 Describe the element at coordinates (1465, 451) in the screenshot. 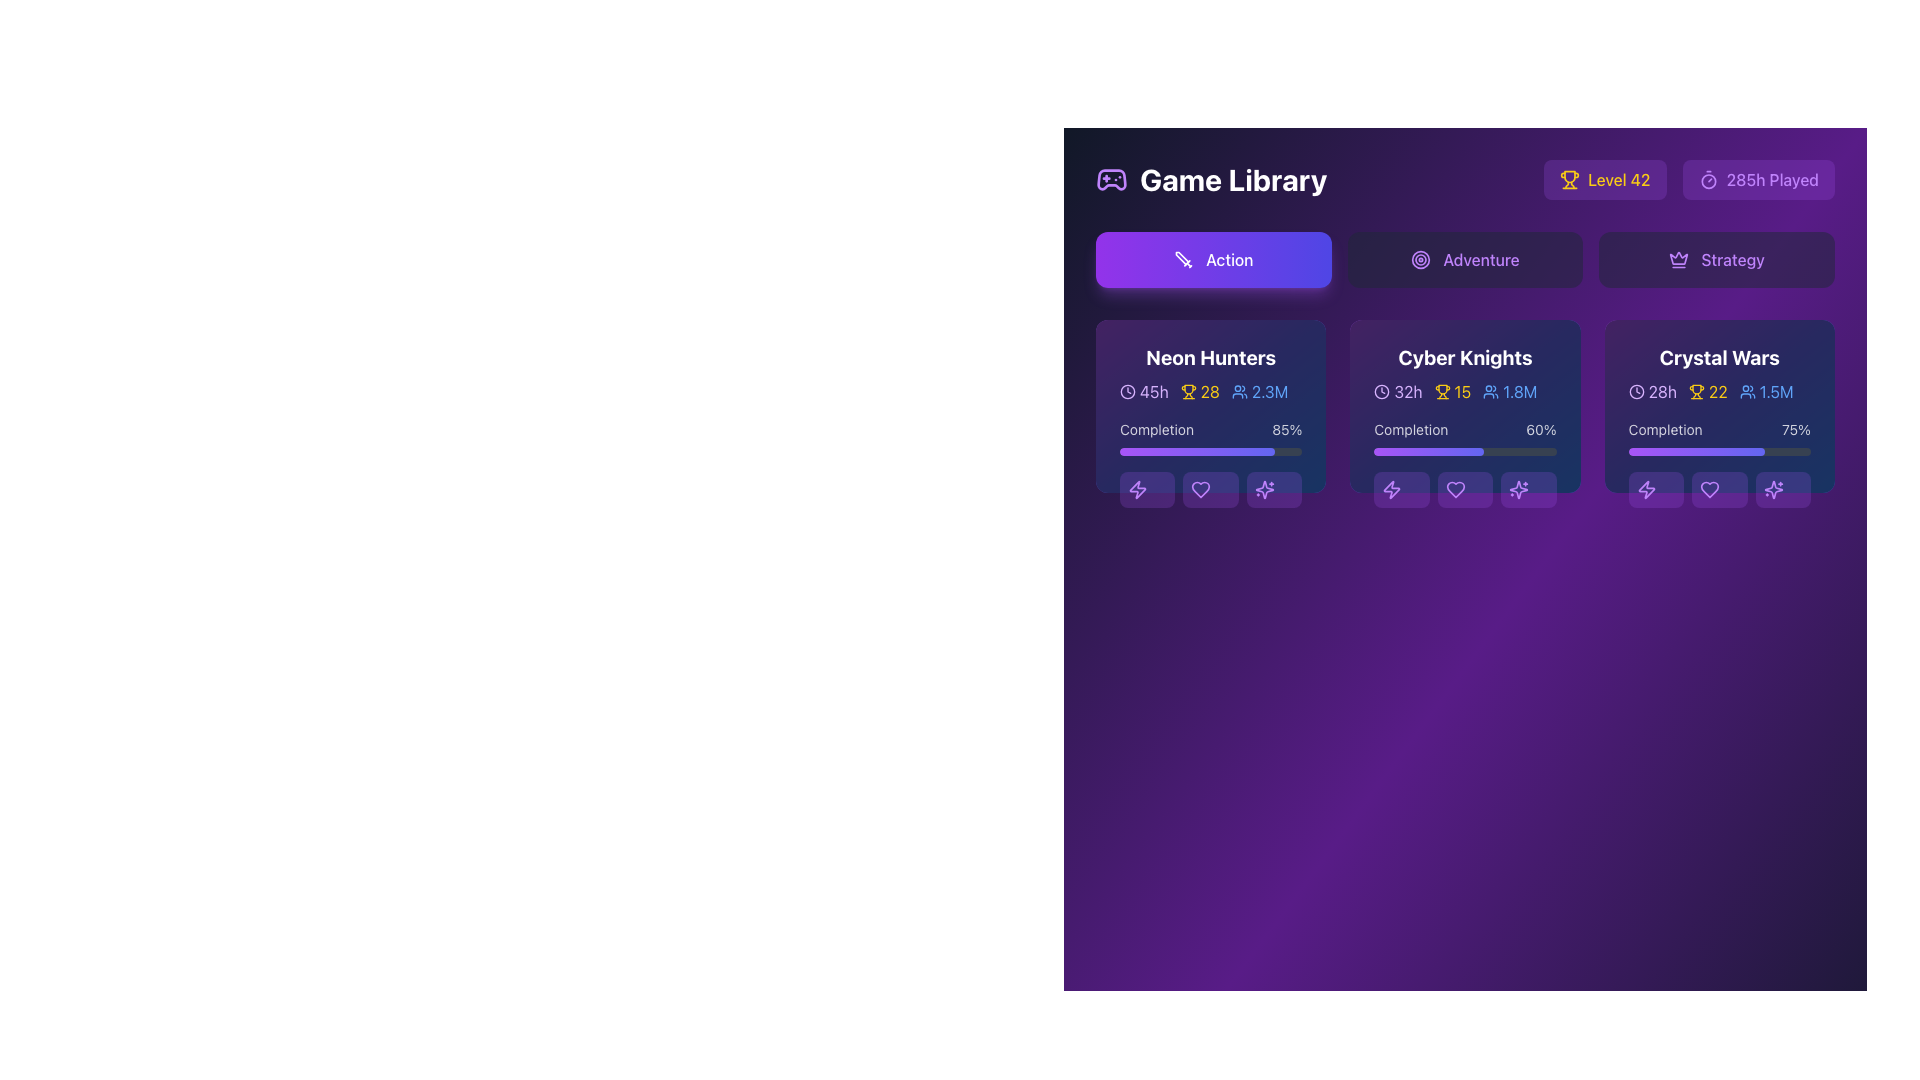

I see `the rectangular progress bar with a gradient from purple to indigo, indicating 60% completion, located under the 'Completion' label in the 'Cyber Knights' card in the 'Game Library' interface` at that location.